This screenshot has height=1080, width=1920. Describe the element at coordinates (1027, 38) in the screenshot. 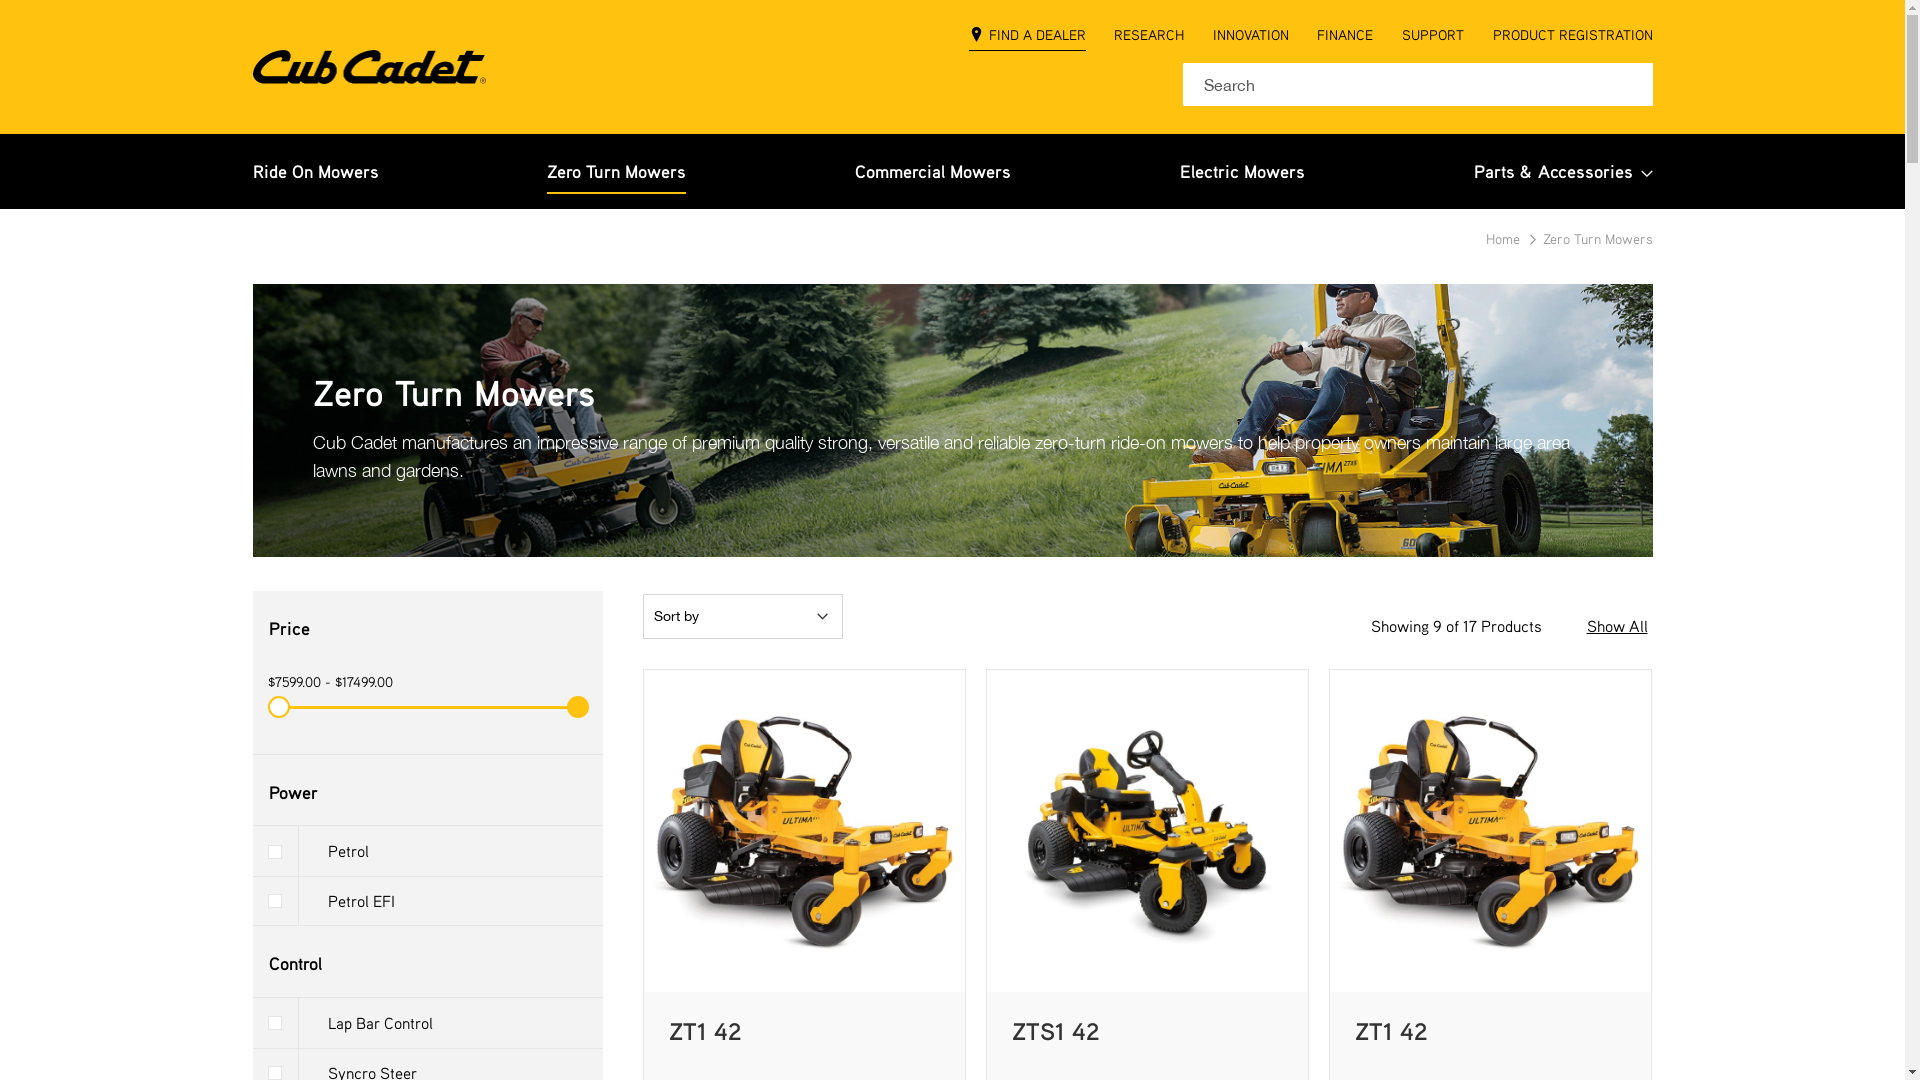

I see `'FIND A DEALER'` at that location.